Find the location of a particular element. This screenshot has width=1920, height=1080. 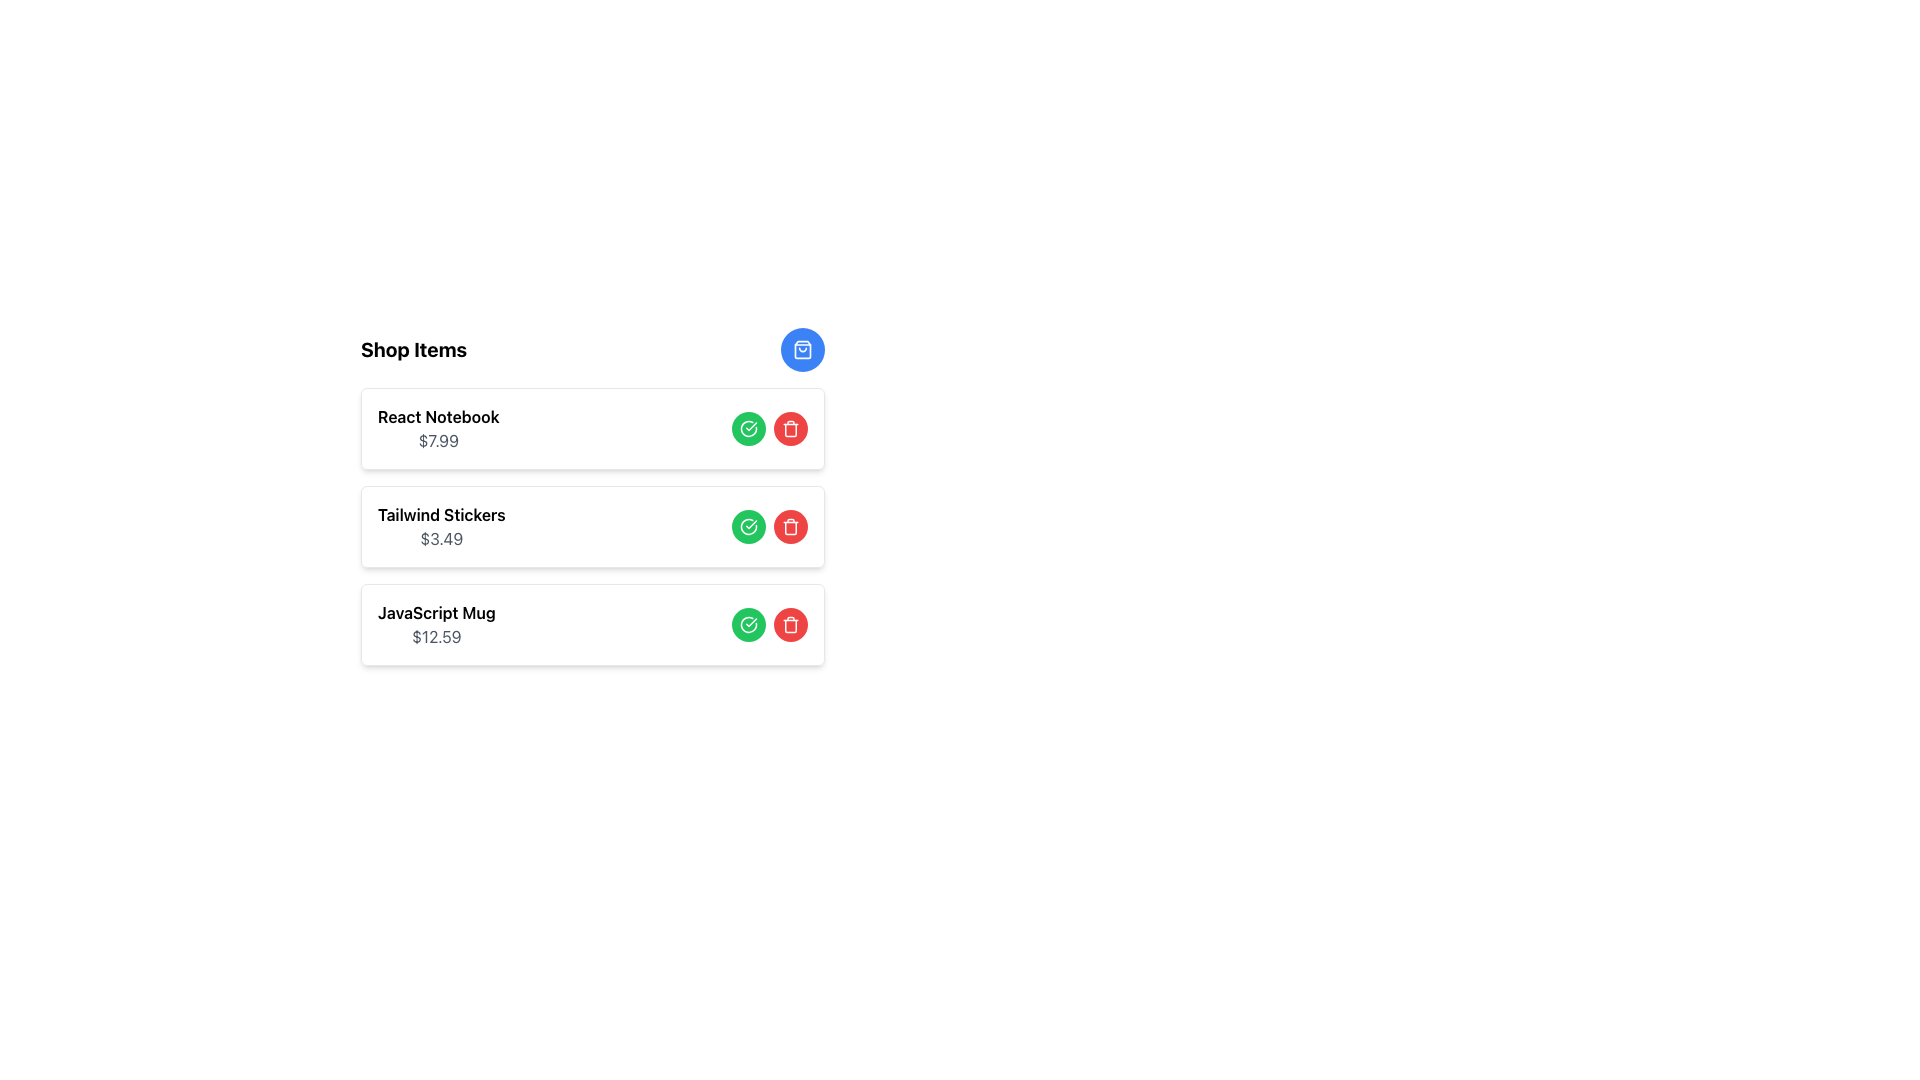

the static text displaying the price '$3.49' with a class of 'text-gray-600', located below the label 'Tailwind Stickers' in the second item slot of the list is located at coordinates (440, 538).